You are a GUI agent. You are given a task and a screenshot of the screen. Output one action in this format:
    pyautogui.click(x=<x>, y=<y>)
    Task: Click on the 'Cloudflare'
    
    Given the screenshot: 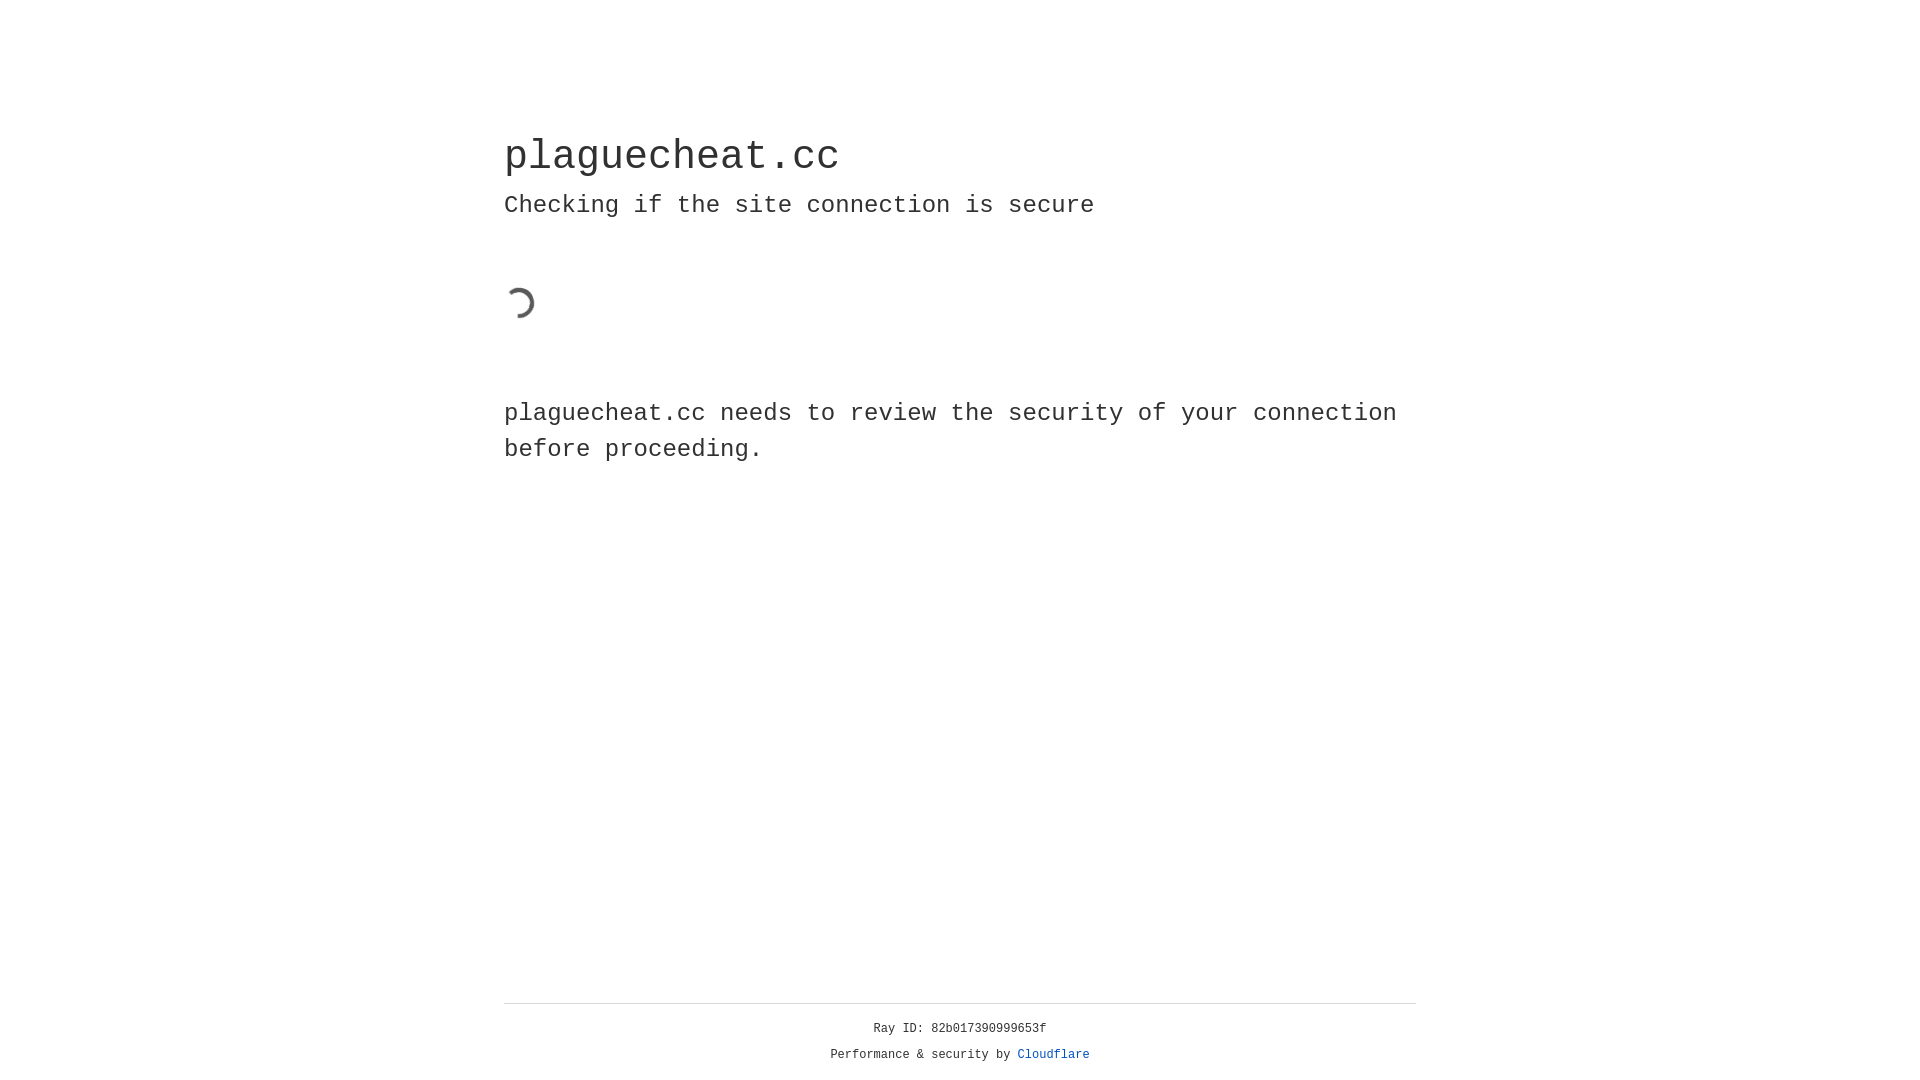 What is the action you would take?
    pyautogui.click(x=1053, y=1054)
    